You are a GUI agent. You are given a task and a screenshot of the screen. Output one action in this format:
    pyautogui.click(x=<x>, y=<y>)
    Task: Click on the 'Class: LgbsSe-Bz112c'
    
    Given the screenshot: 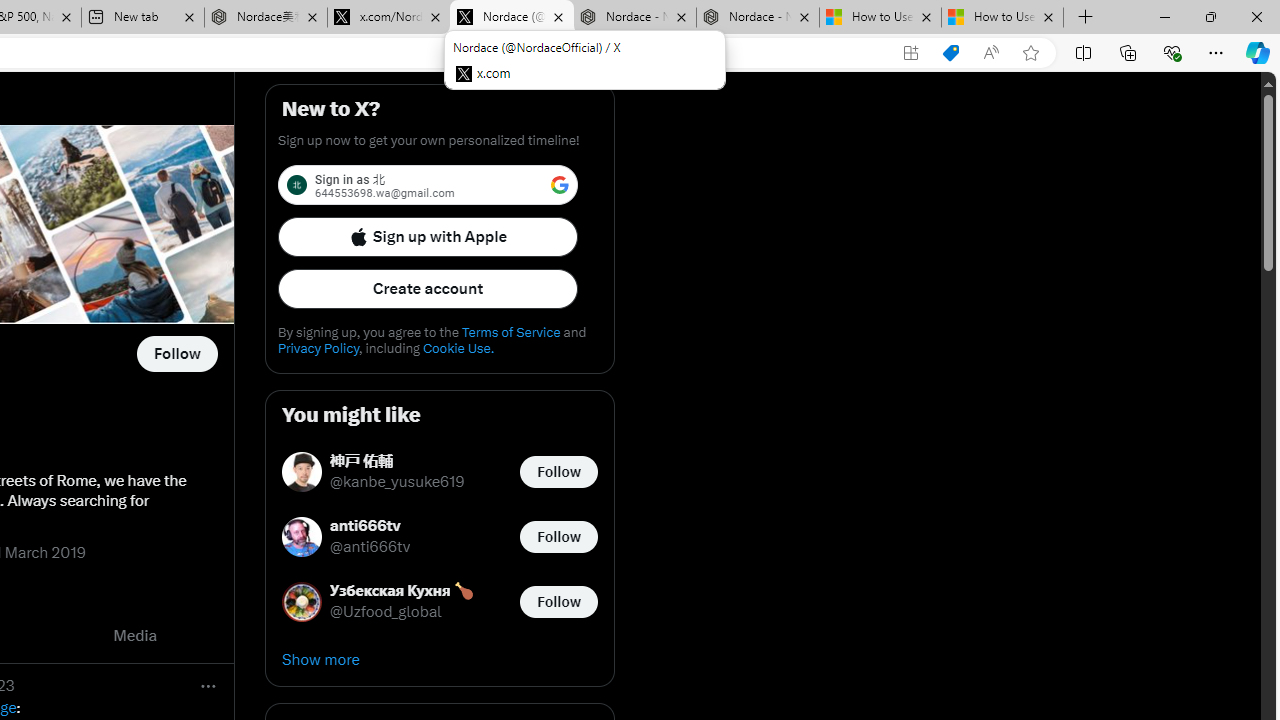 What is the action you would take?
    pyautogui.click(x=560, y=184)
    